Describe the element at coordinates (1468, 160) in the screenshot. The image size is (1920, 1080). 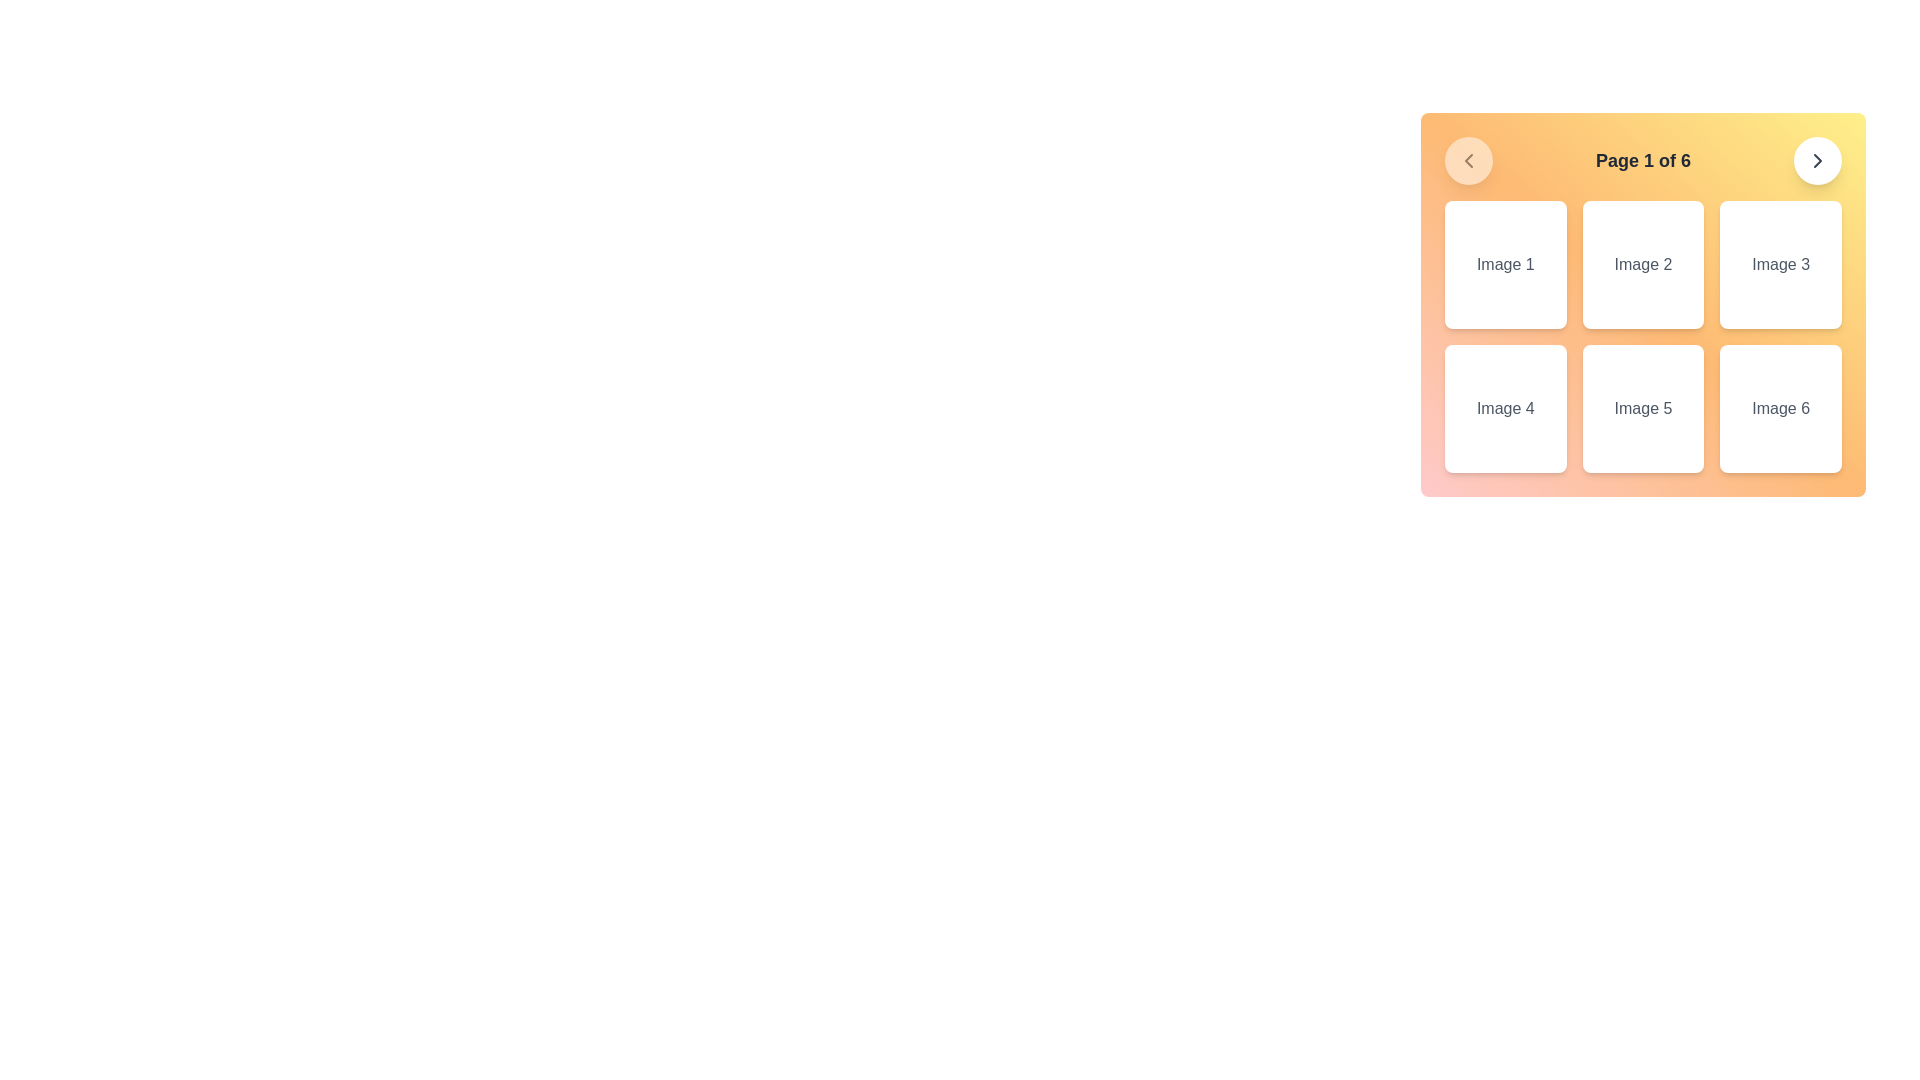
I see `the circular button with a white background and a left-pointing chevron icon located on the left side of the page navigation section` at that location.